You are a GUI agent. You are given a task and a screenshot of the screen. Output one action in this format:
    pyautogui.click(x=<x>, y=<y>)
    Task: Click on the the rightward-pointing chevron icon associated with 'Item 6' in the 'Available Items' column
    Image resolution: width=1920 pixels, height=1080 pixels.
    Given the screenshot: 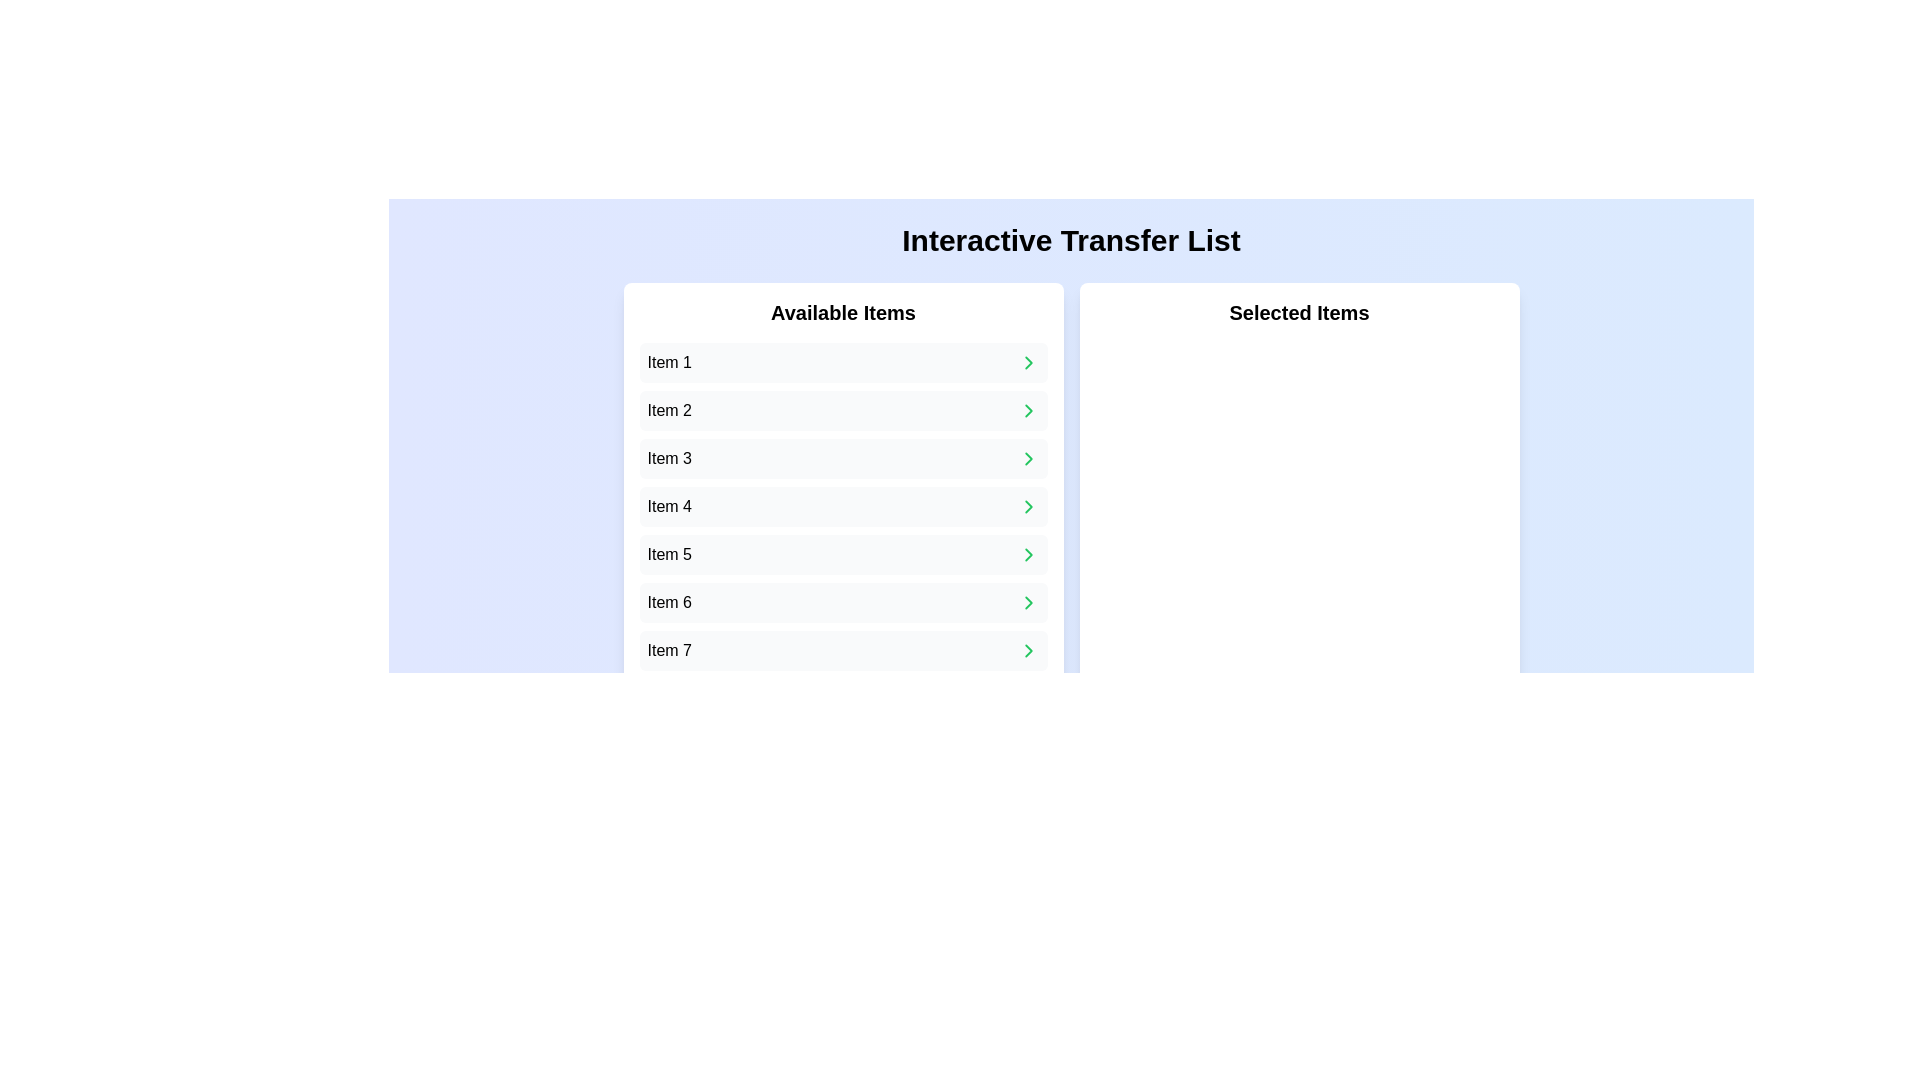 What is the action you would take?
    pyautogui.click(x=1028, y=601)
    